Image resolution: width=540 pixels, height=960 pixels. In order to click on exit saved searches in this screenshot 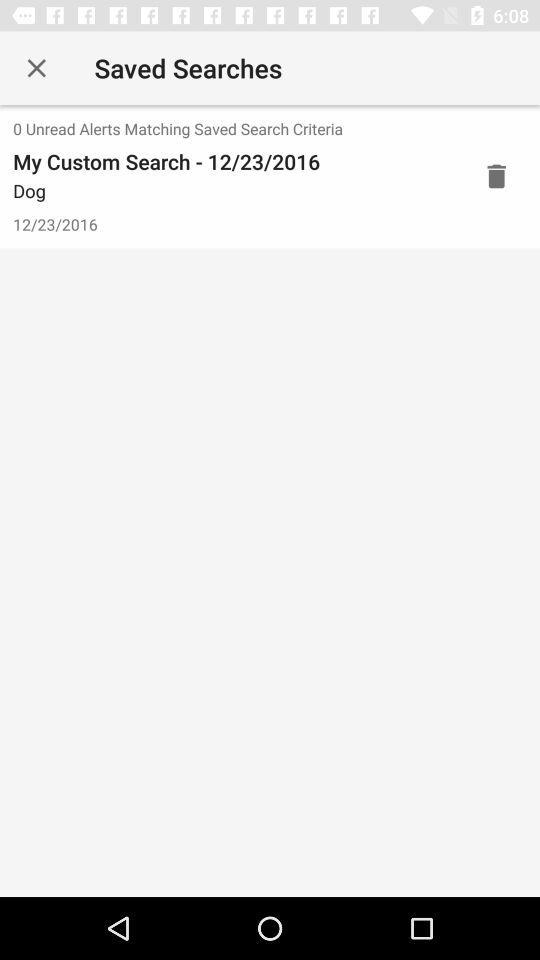, I will do `click(36, 68)`.